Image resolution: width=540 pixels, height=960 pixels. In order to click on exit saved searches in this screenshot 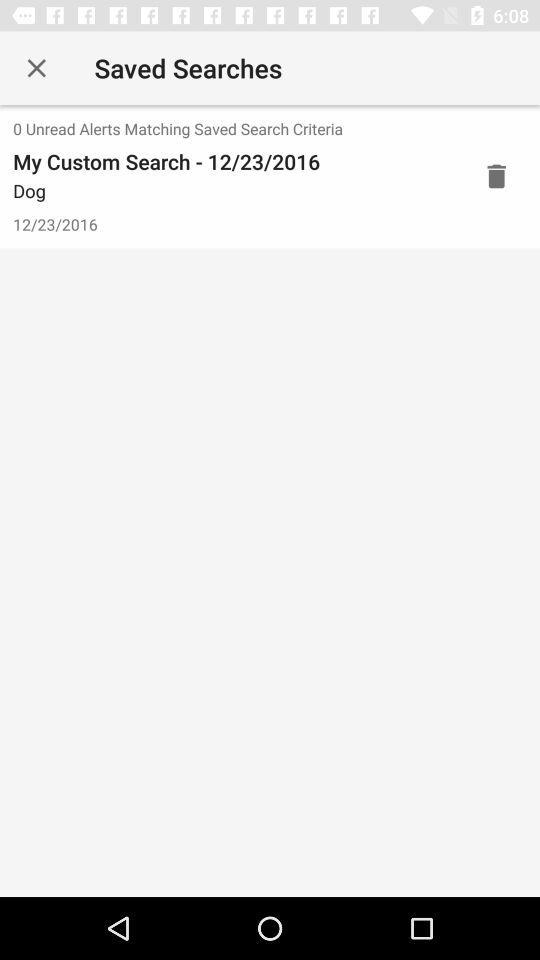, I will do `click(36, 68)`.